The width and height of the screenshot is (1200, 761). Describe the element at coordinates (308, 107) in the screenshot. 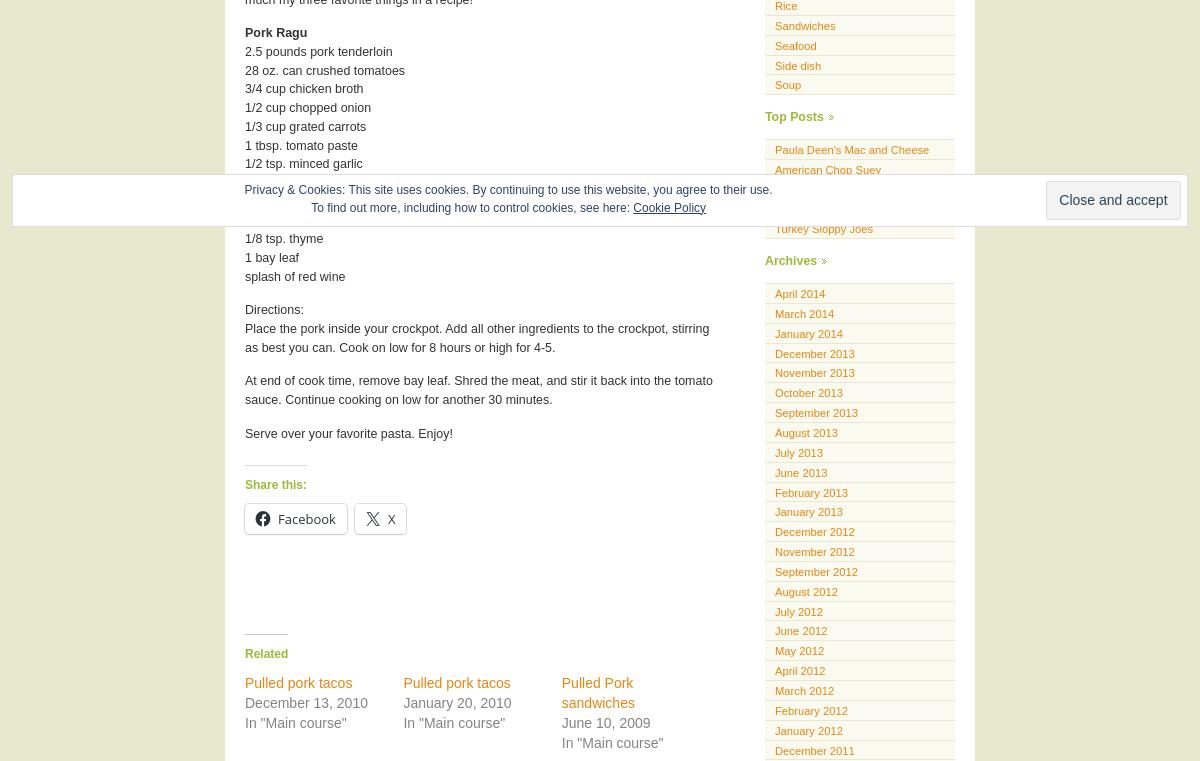

I see `'1/2 cup chopped onion'` at that location.